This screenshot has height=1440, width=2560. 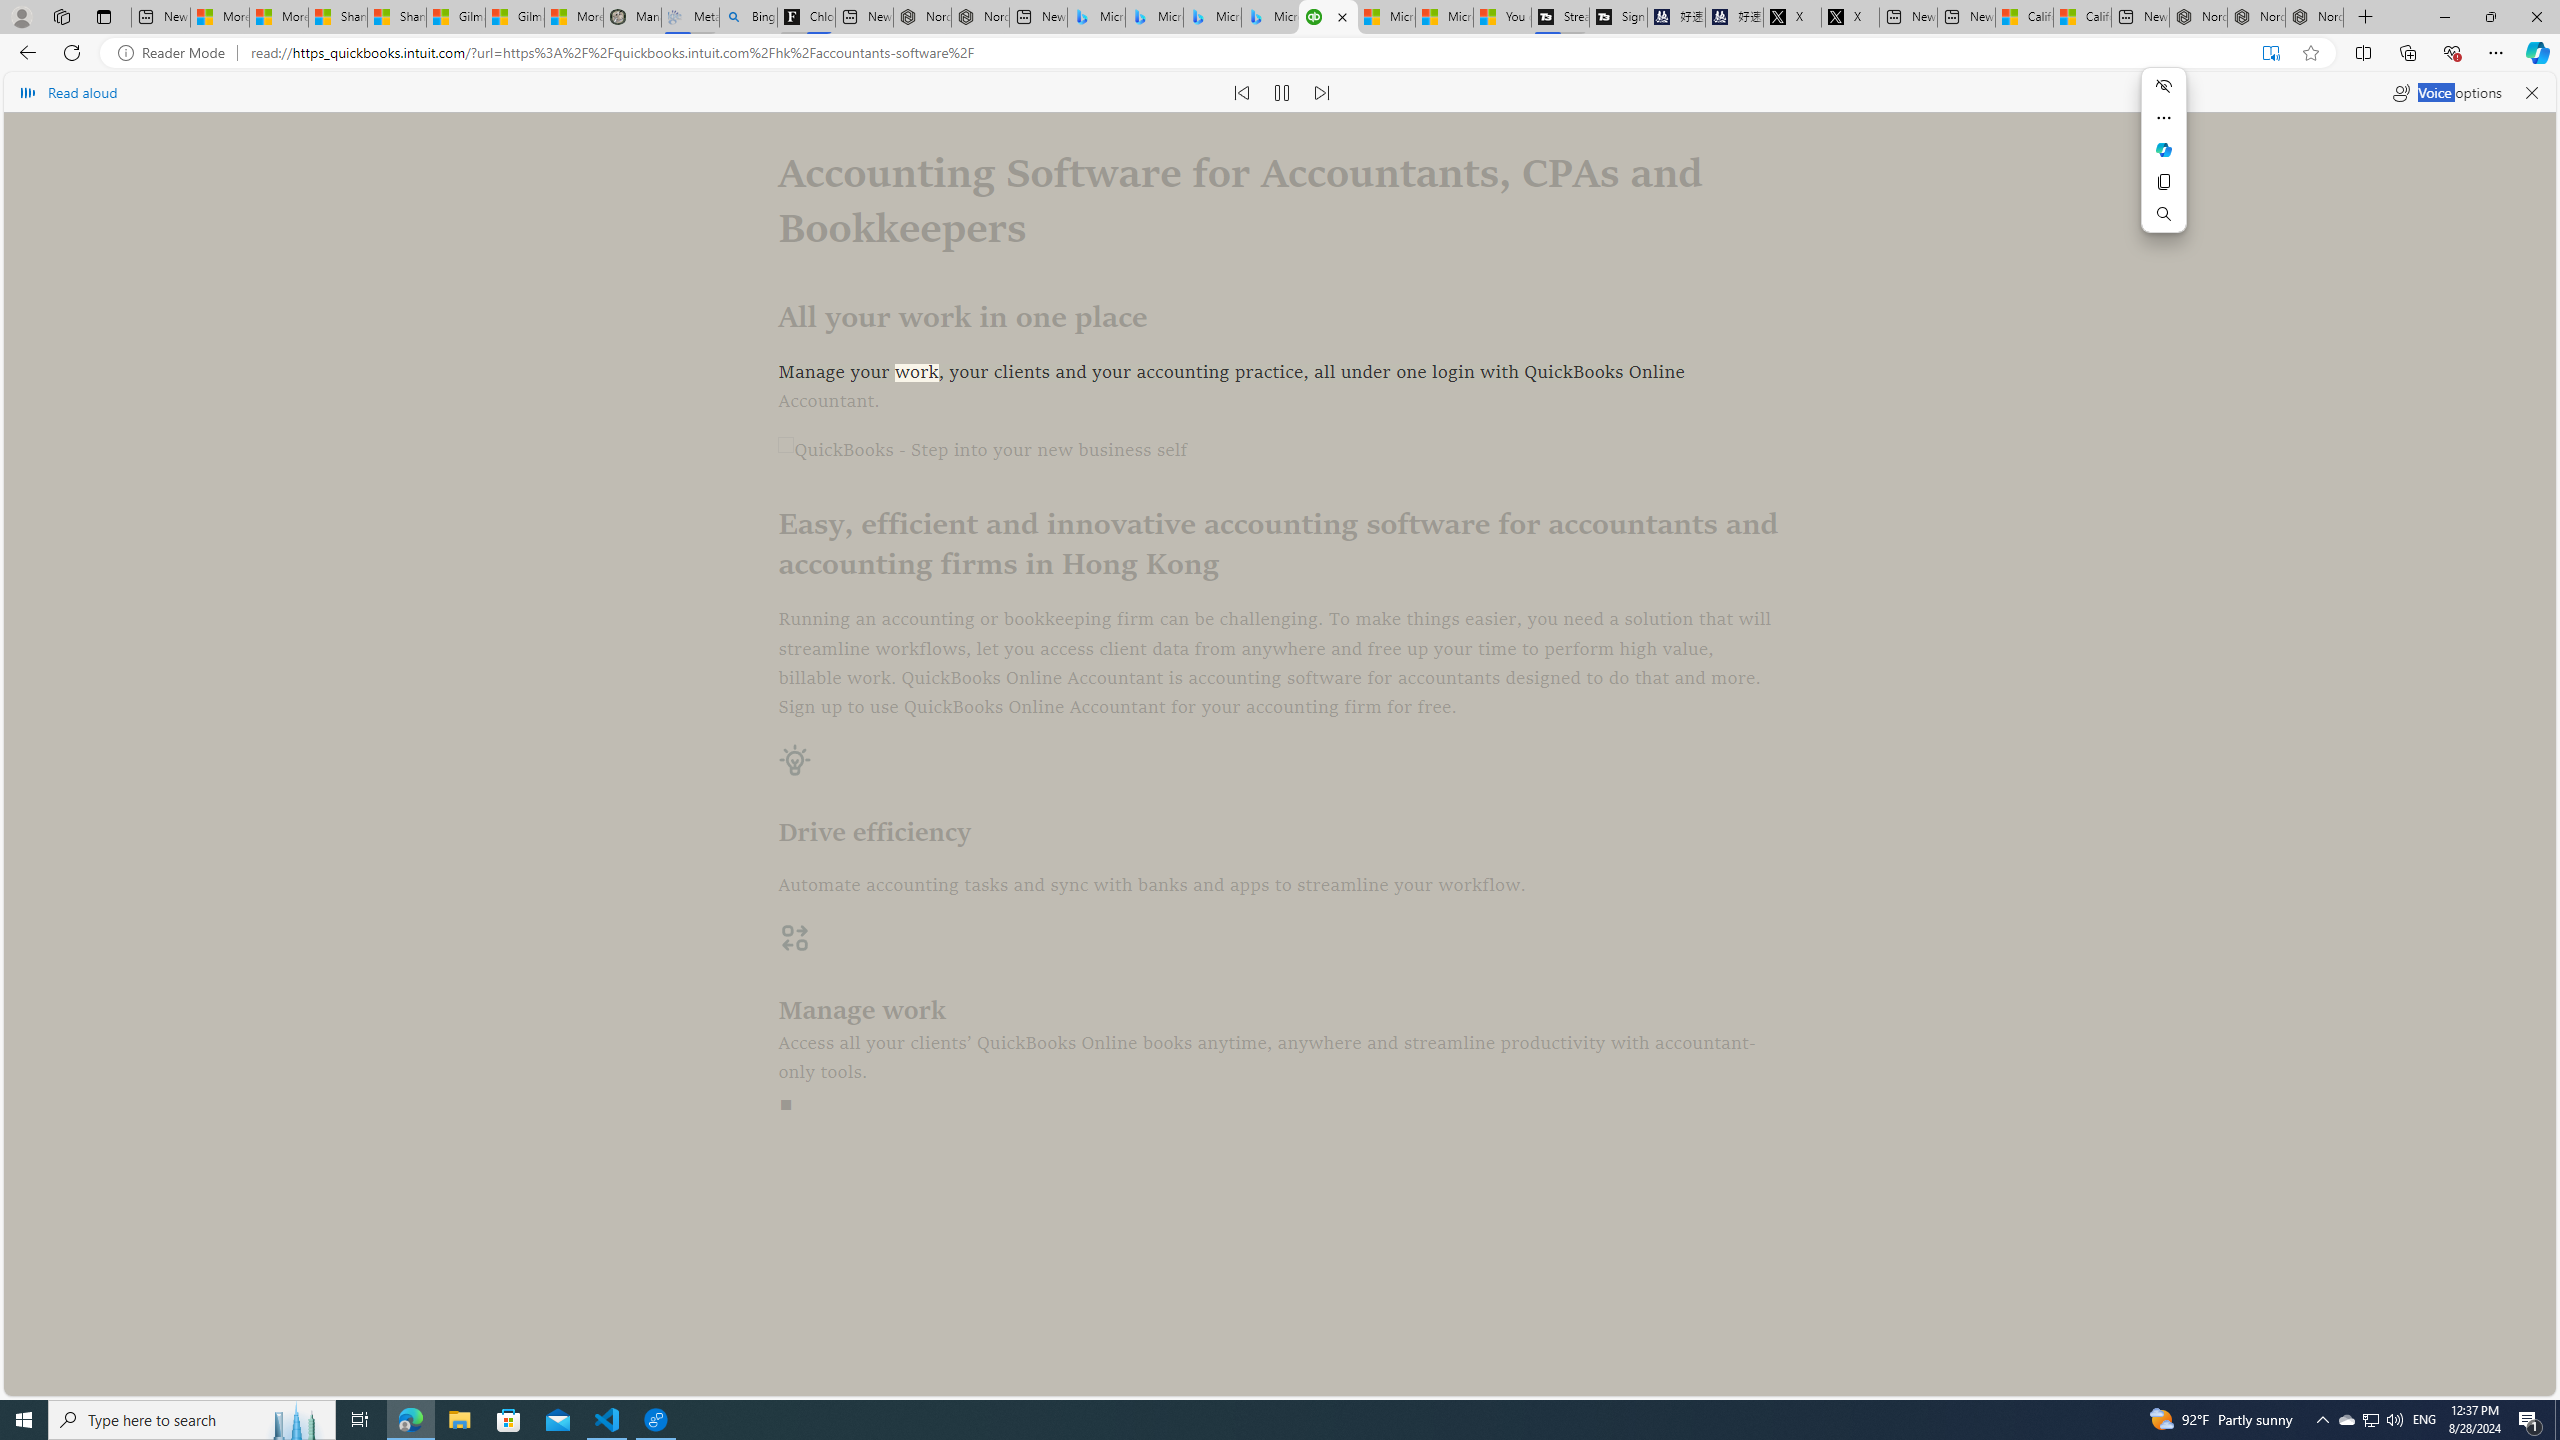 What do you see at coordinates (175, 53) in the screenshot?
I see `'Reader Mode'` at bounding box center [175, 53].